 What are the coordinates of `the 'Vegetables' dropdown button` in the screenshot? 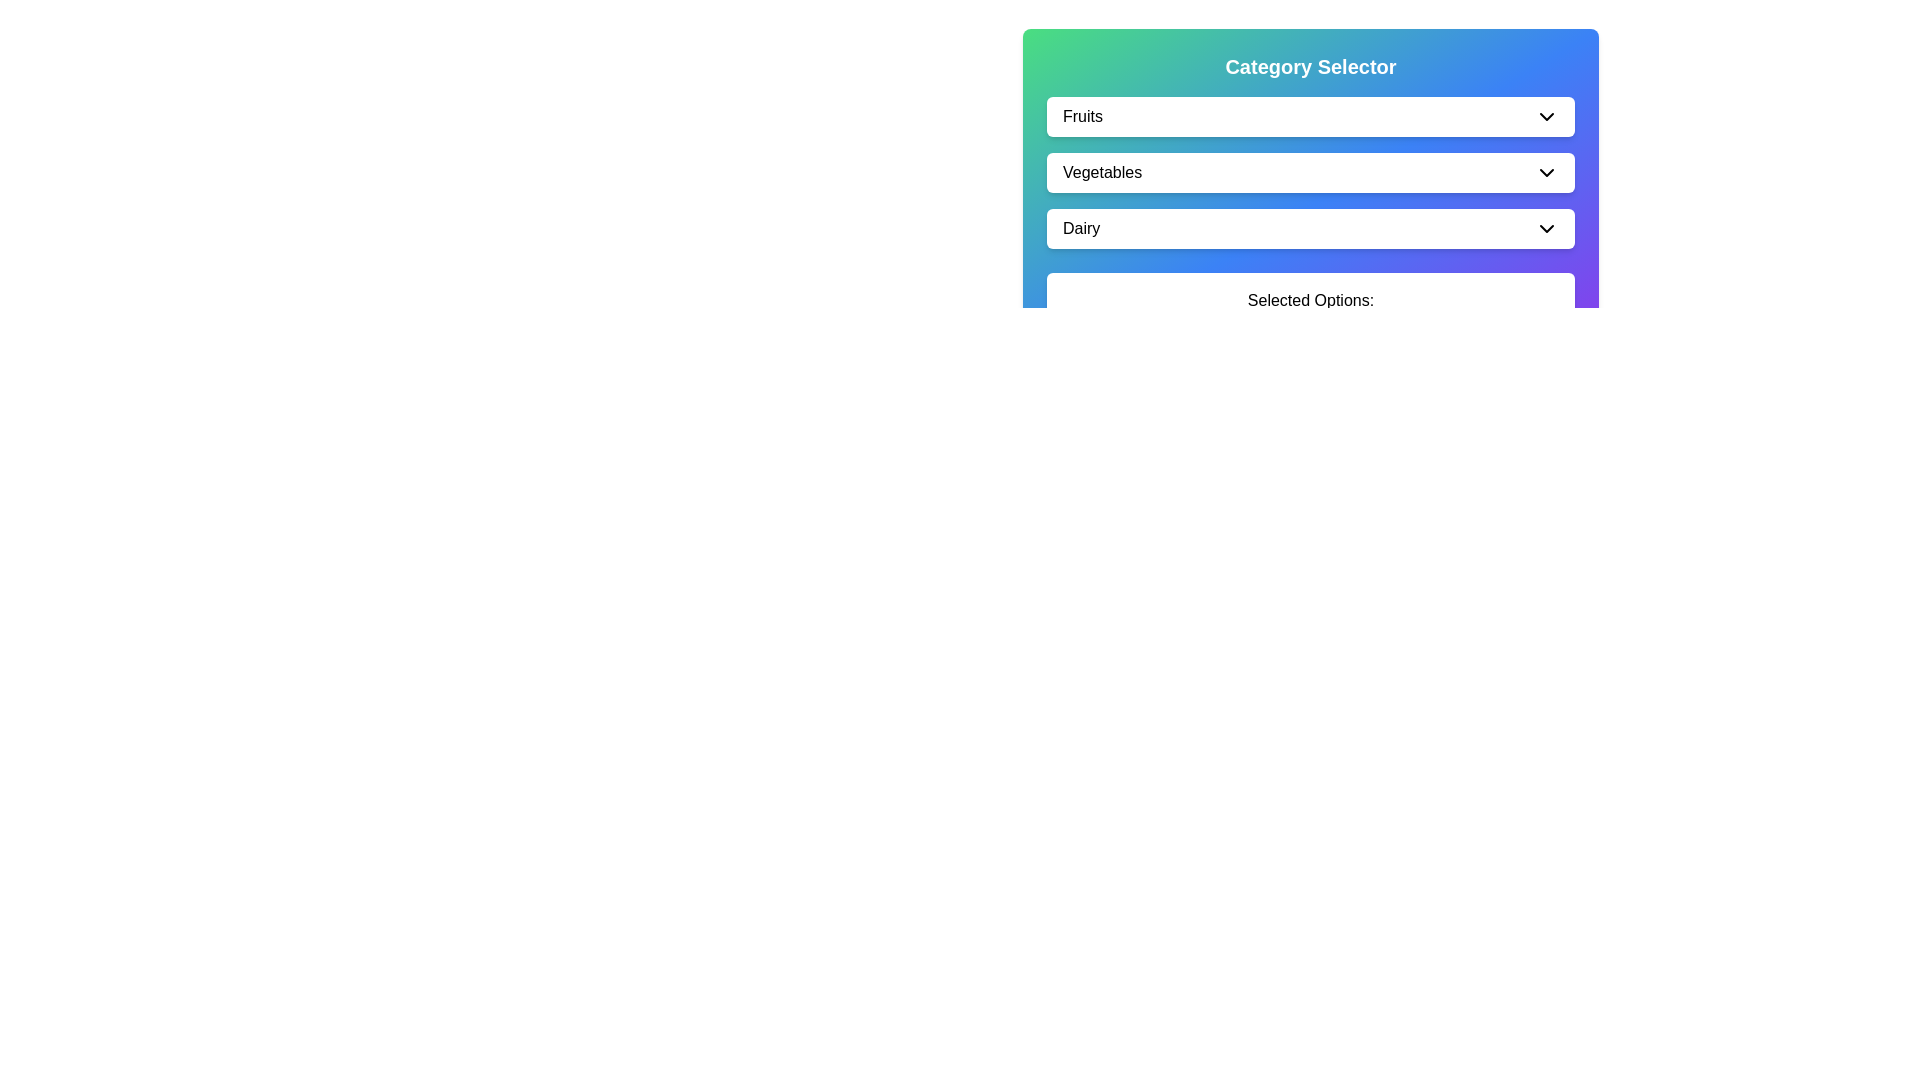 It's located at (1310, 172).